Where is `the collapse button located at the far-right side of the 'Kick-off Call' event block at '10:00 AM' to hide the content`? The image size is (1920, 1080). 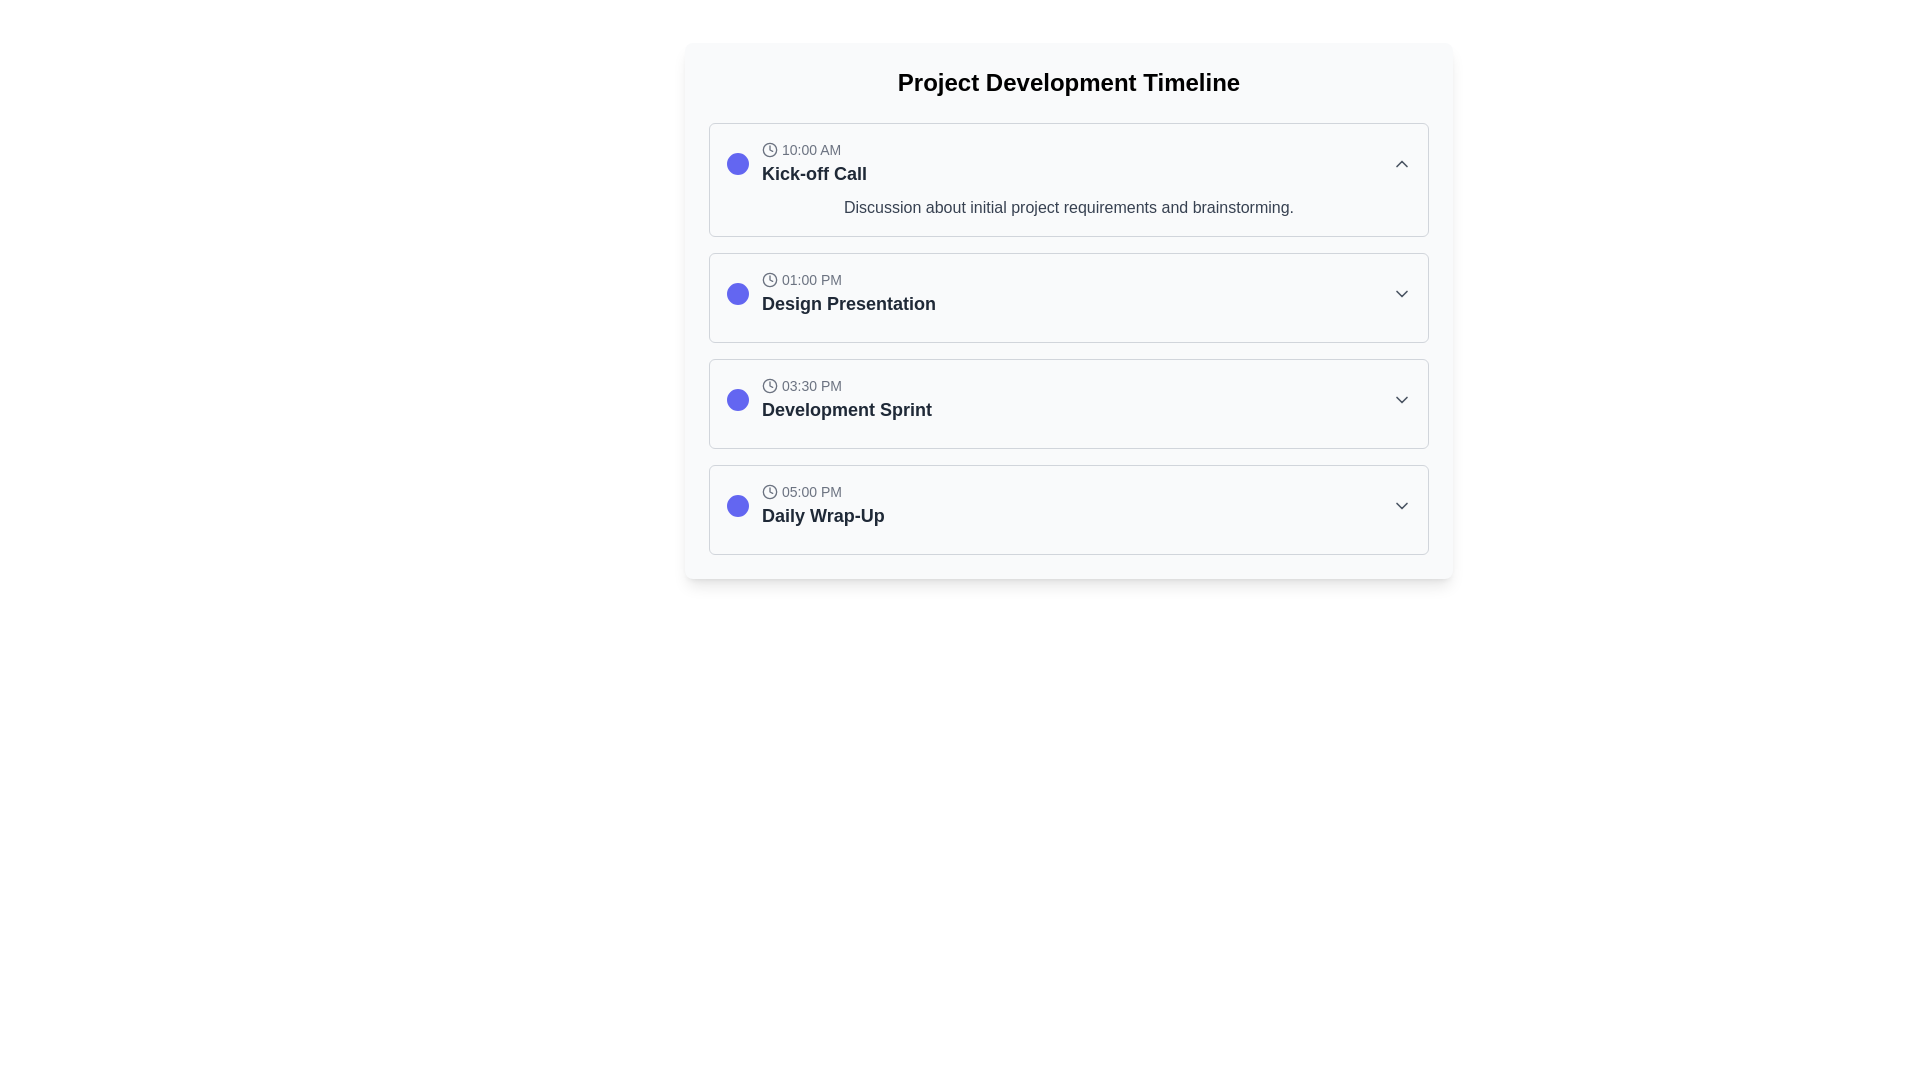 the collapse button located at the far-right side of the 'Kick-off Call' event block at '10:00 AM' to hide the content is located at coordinates (1400, 163).